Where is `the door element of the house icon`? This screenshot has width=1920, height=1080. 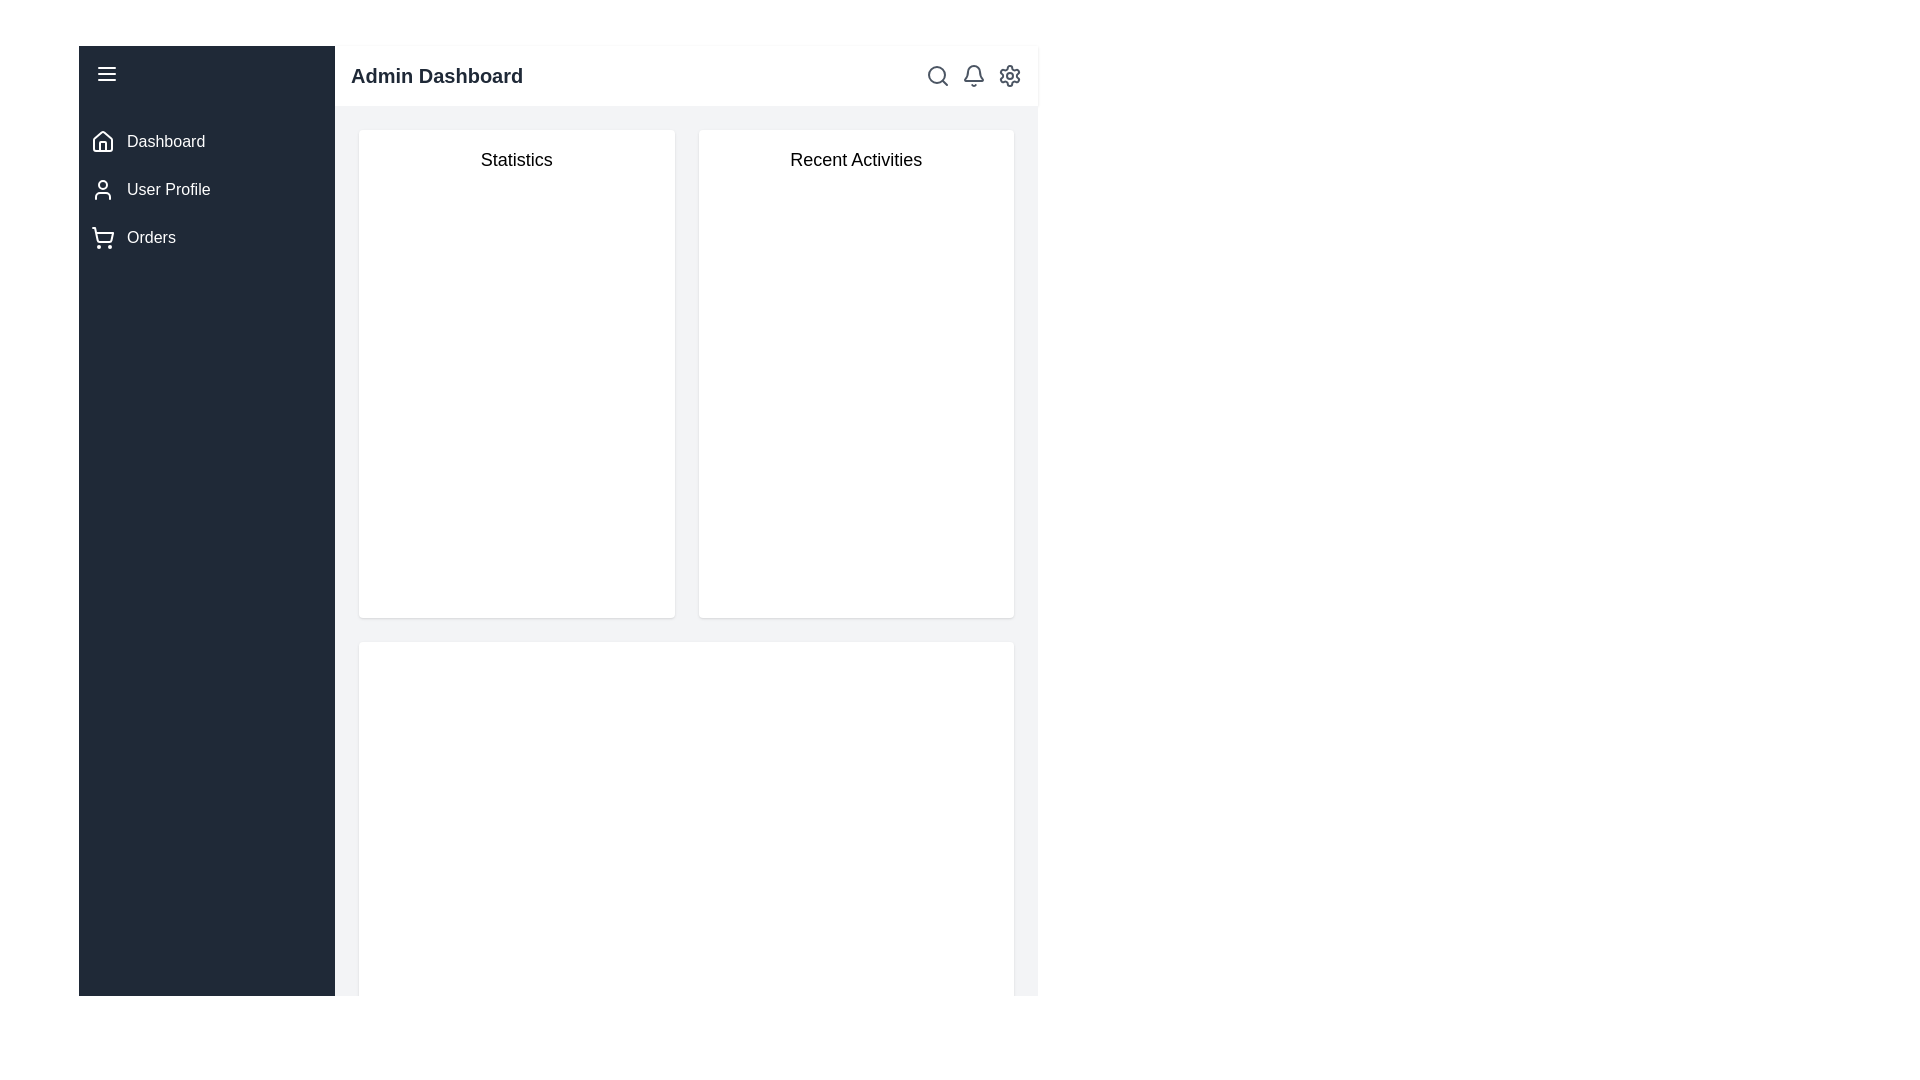 the door element of the house icon is located at coordinates (101, 145).